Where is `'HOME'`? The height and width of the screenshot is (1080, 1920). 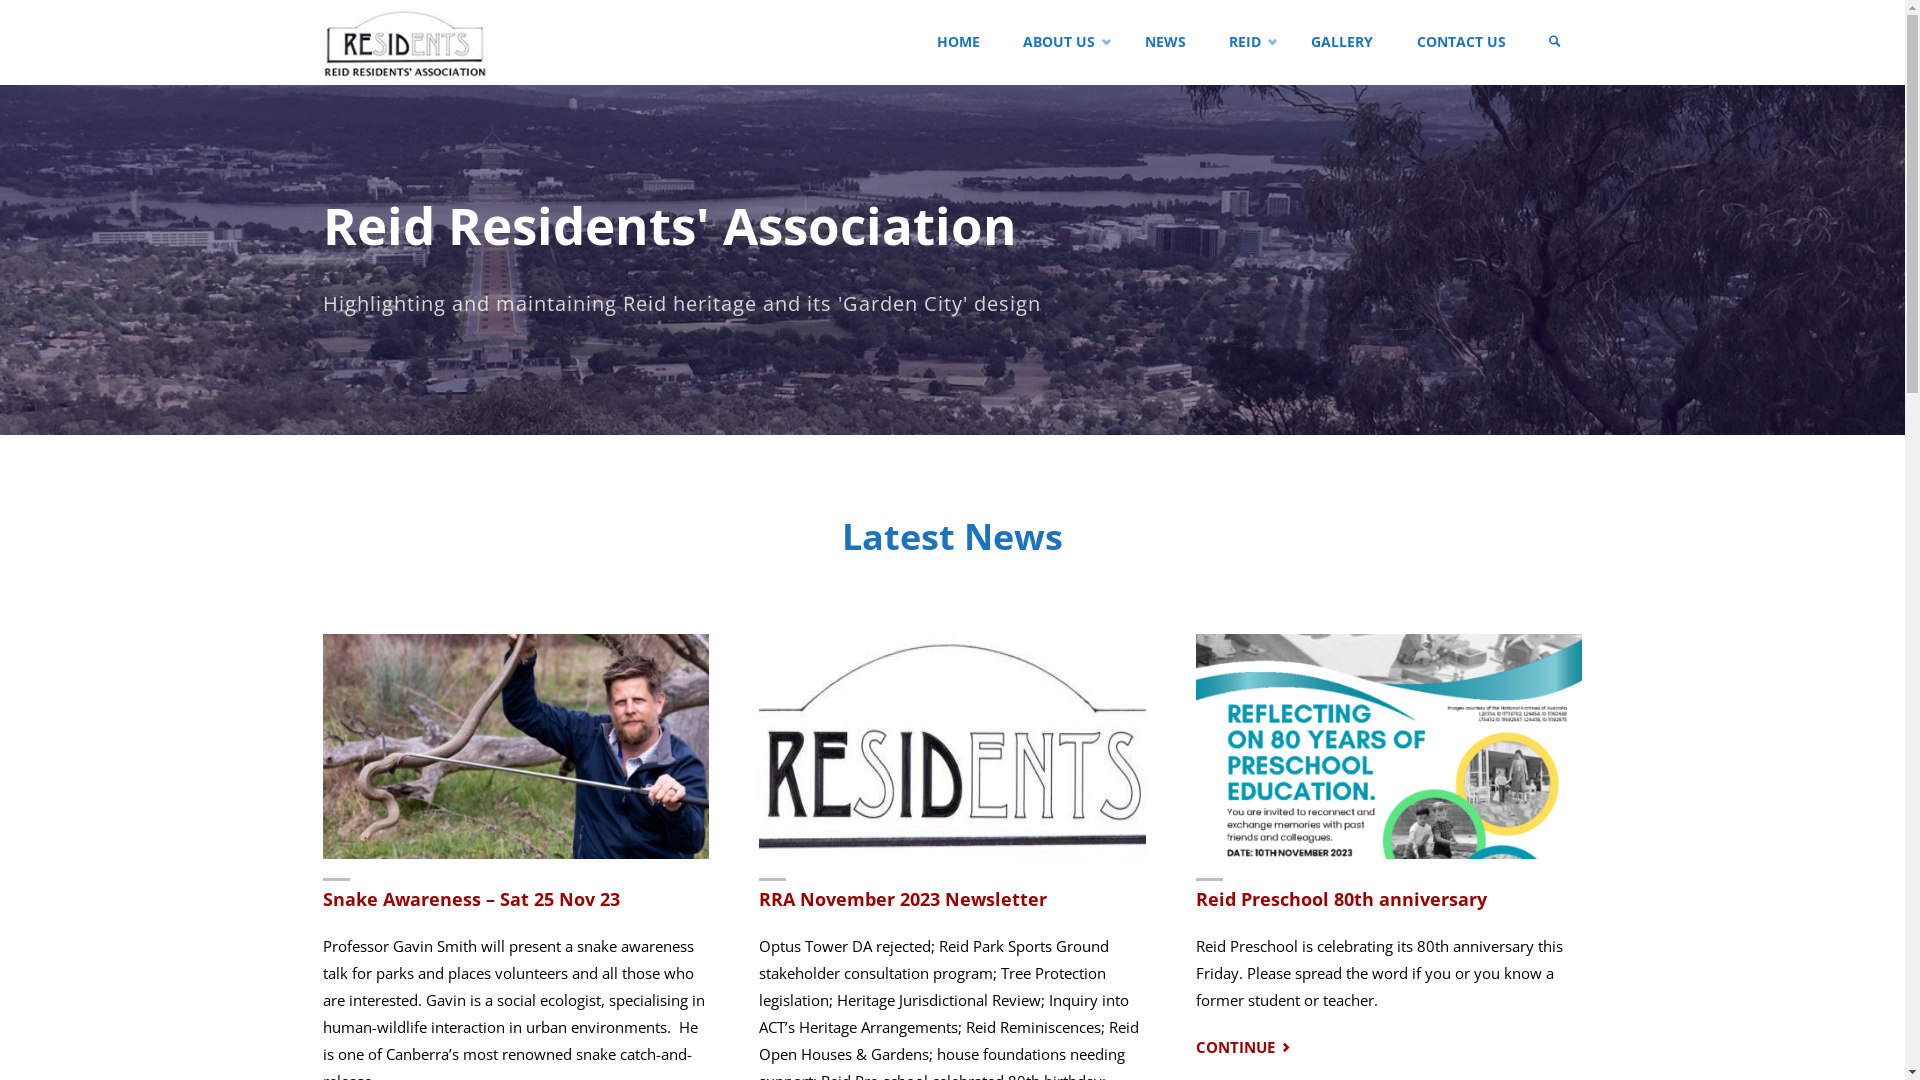 'HOME' is located at coordinates (958, 42).